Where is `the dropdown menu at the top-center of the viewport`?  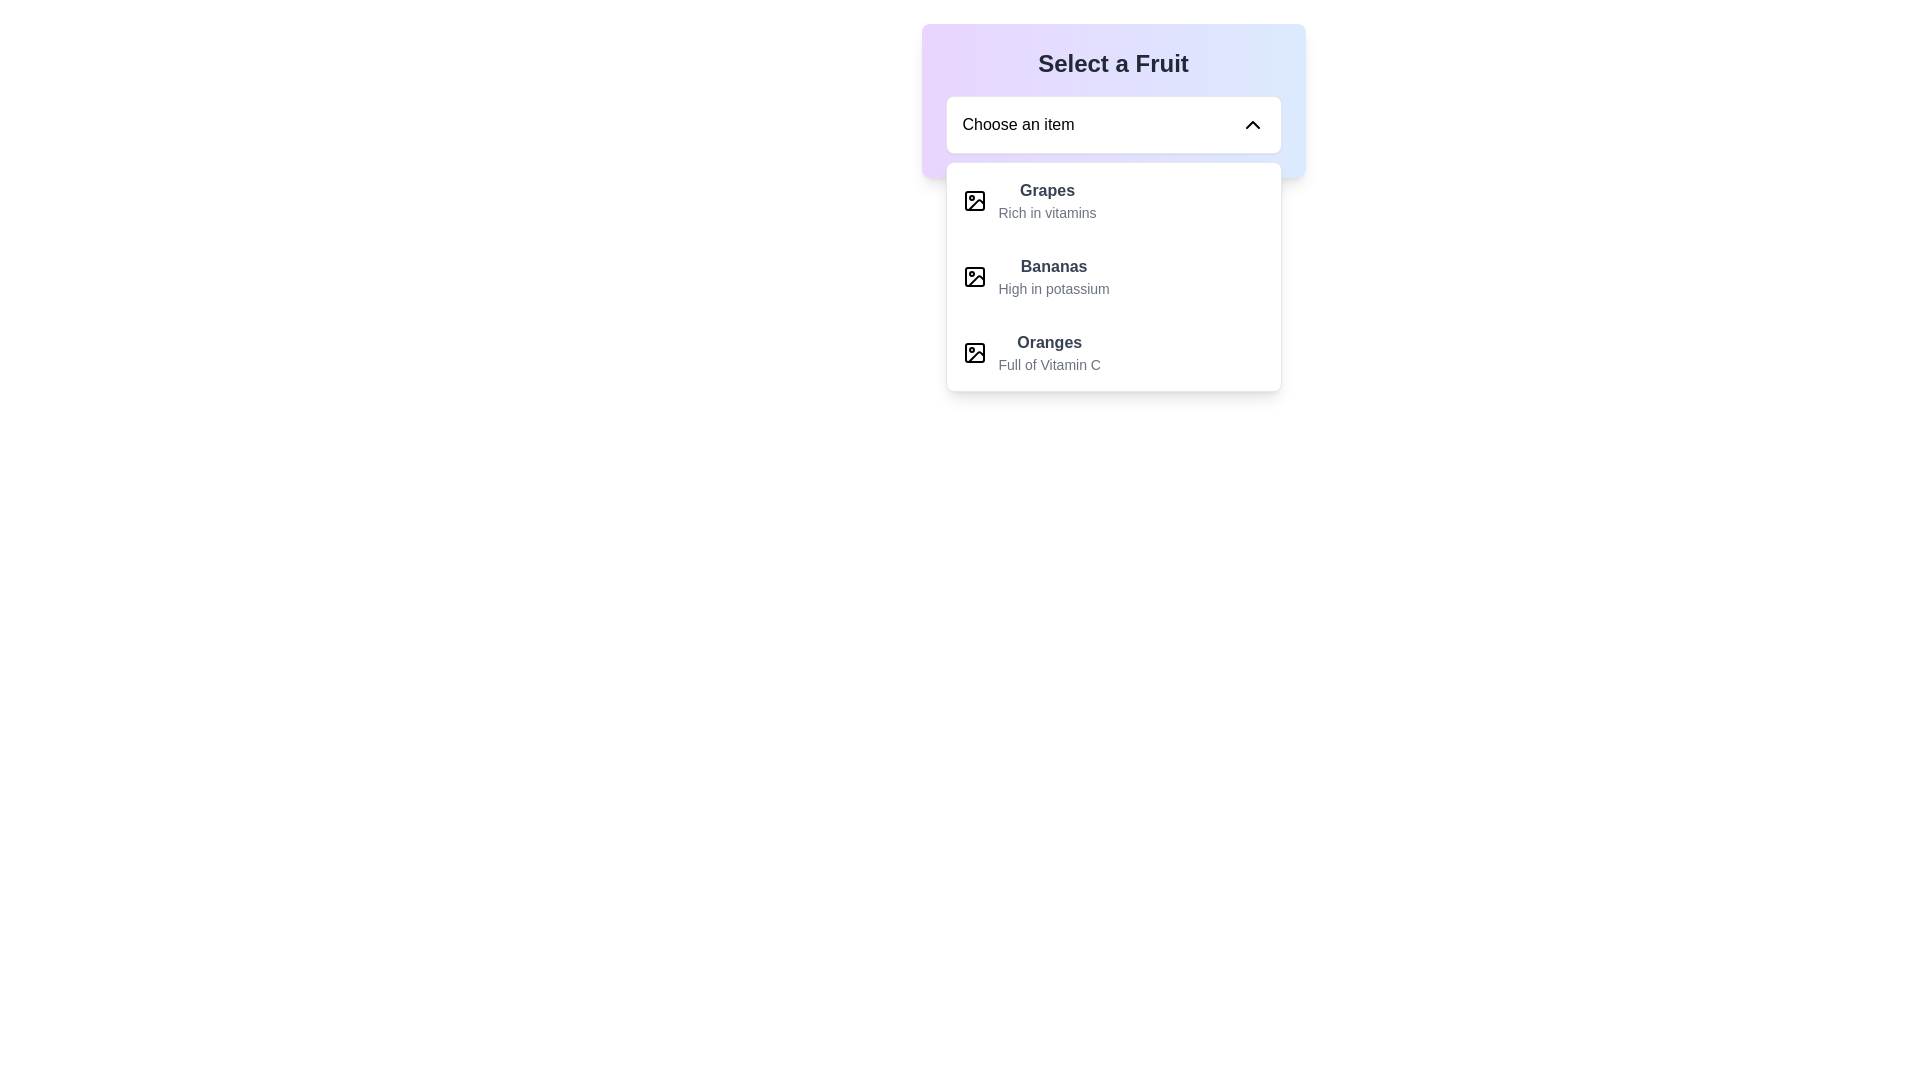
the dropdown menu at the top-center of the viewport is located at coordinates (1112, 100).